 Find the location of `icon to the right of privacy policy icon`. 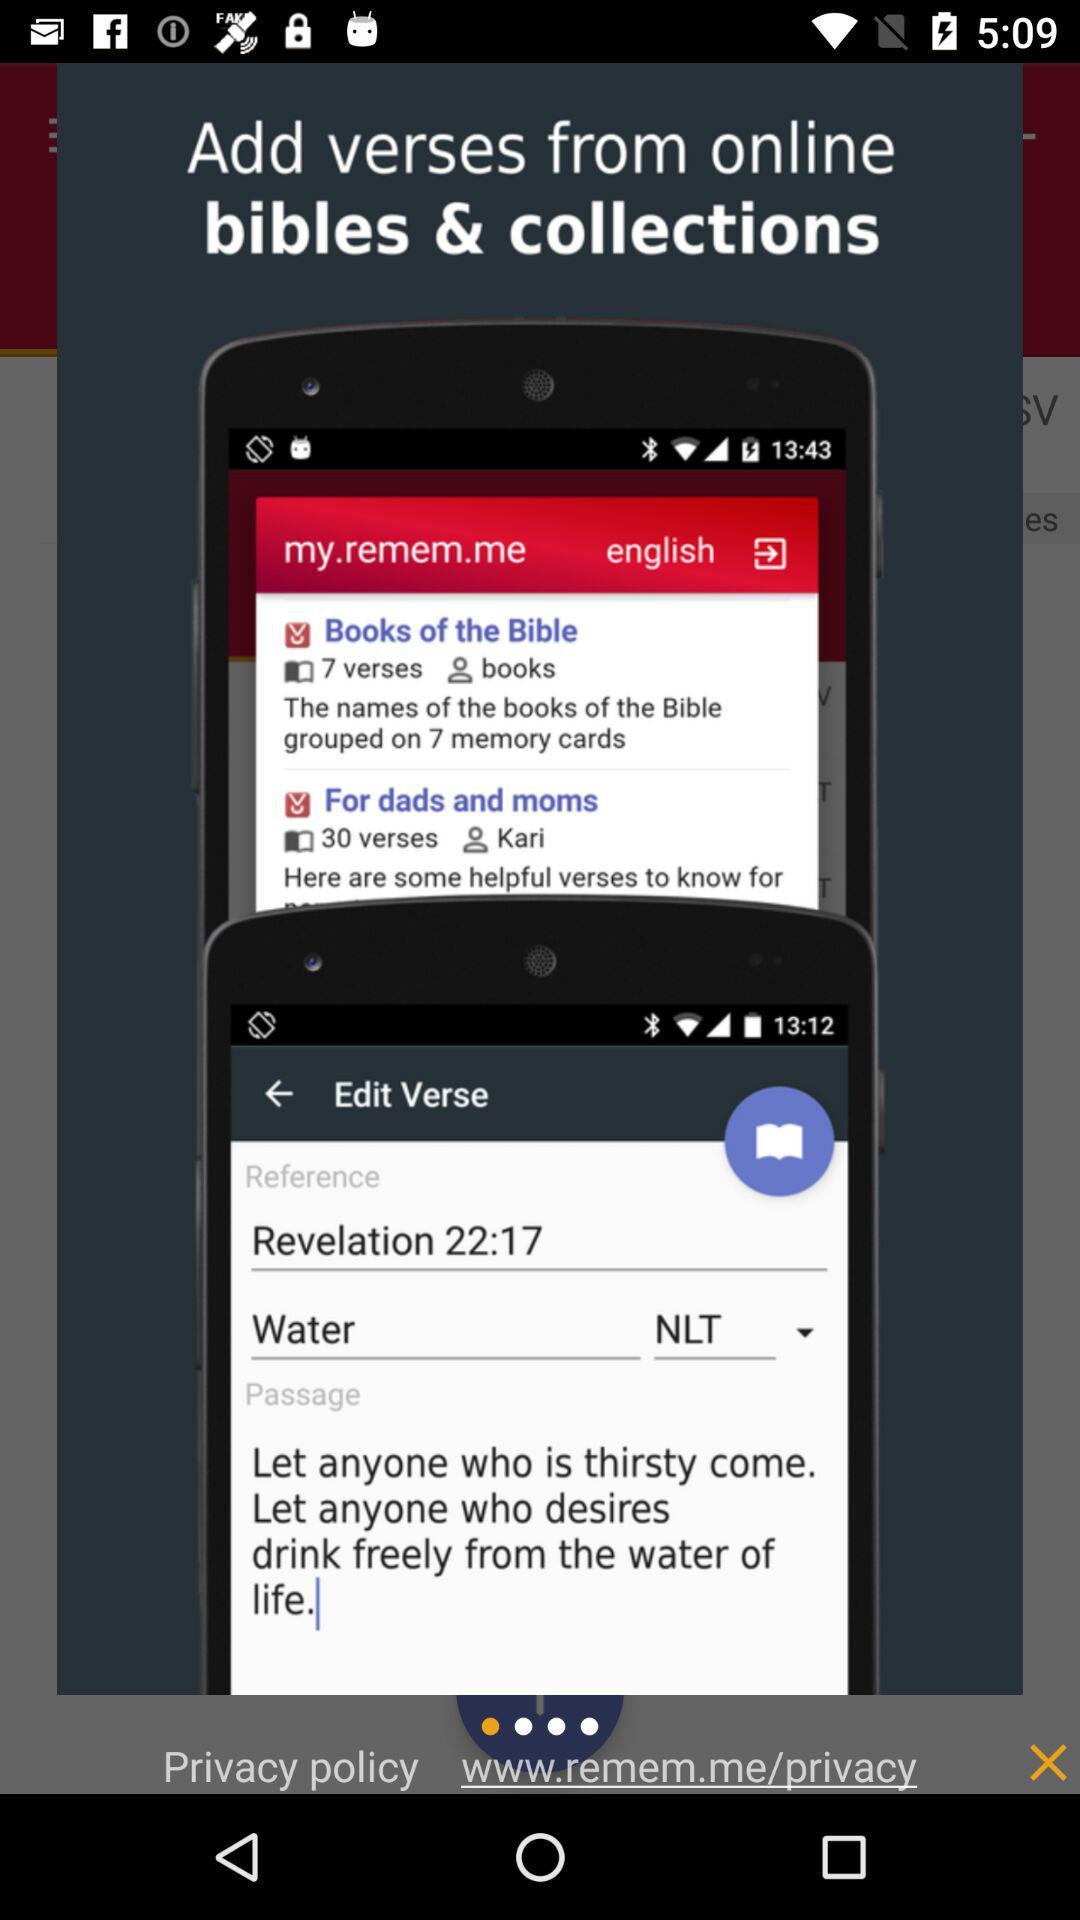

icon to the right of privacy policy icon is located at coordinates (688, 1765).